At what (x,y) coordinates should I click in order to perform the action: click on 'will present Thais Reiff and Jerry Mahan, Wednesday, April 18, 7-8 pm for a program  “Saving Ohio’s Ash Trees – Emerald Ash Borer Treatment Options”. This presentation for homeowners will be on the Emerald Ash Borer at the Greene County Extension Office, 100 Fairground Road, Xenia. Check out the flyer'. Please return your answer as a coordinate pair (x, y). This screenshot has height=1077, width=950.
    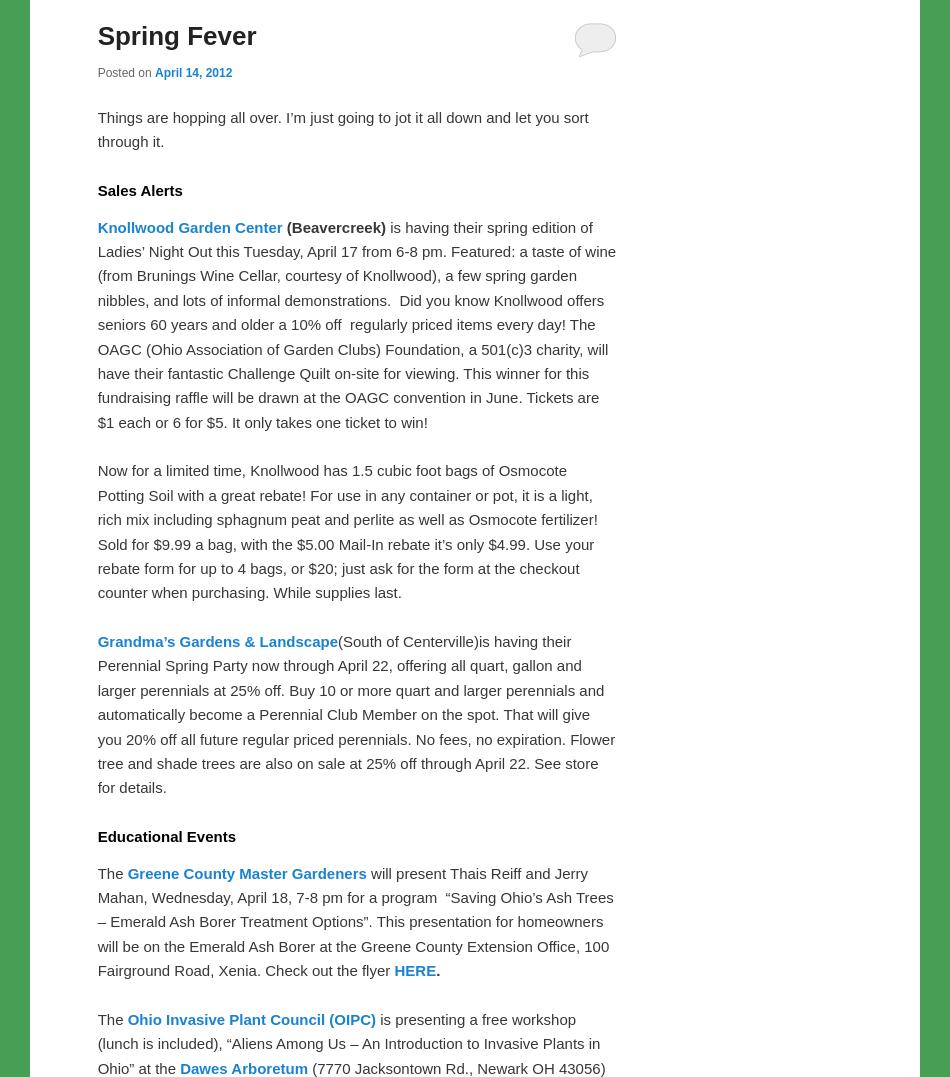
    Looking at the image, I should click on (354, 920).